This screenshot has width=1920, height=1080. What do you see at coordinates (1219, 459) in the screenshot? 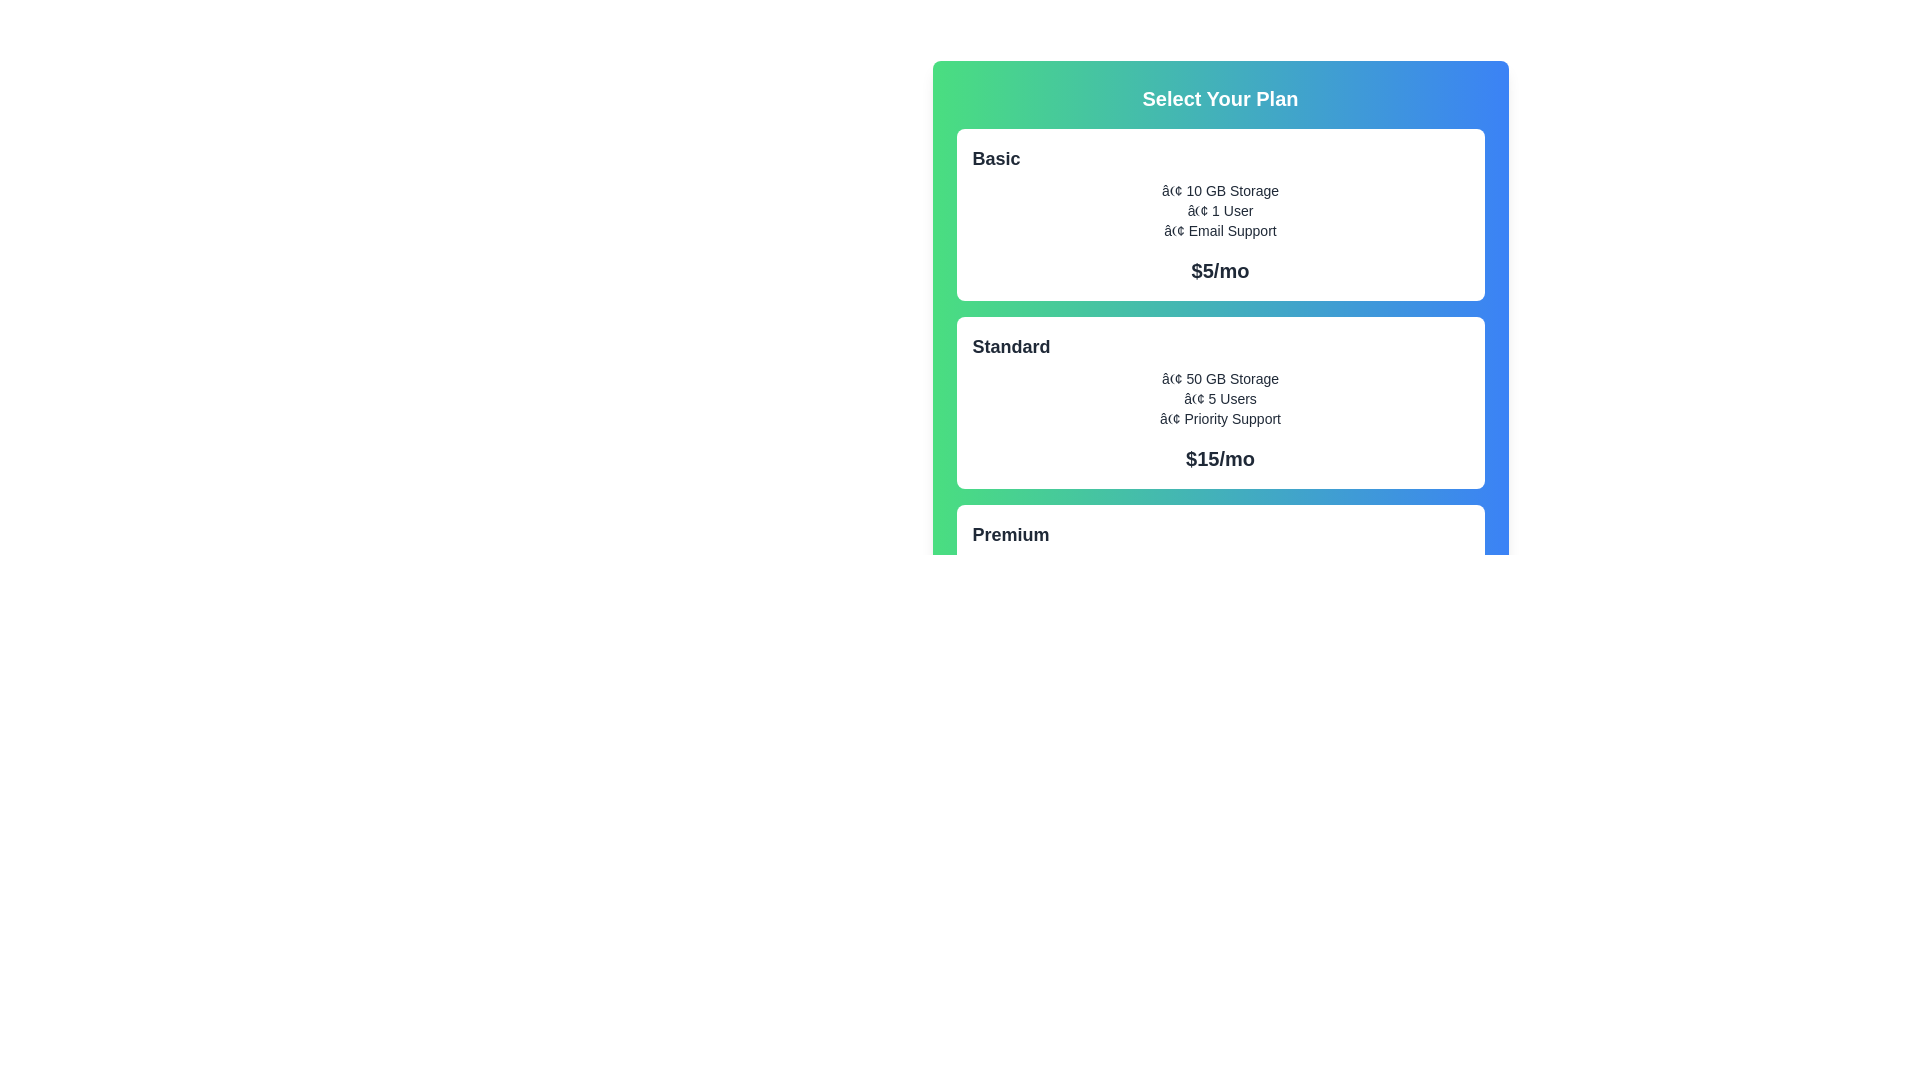
I see `displayed information from the text label showing '$15/mo', which is prominently positioned at the bottom-right side of the 'Standard' option in the pricing selection interface` at bounding box center [1219, 459].